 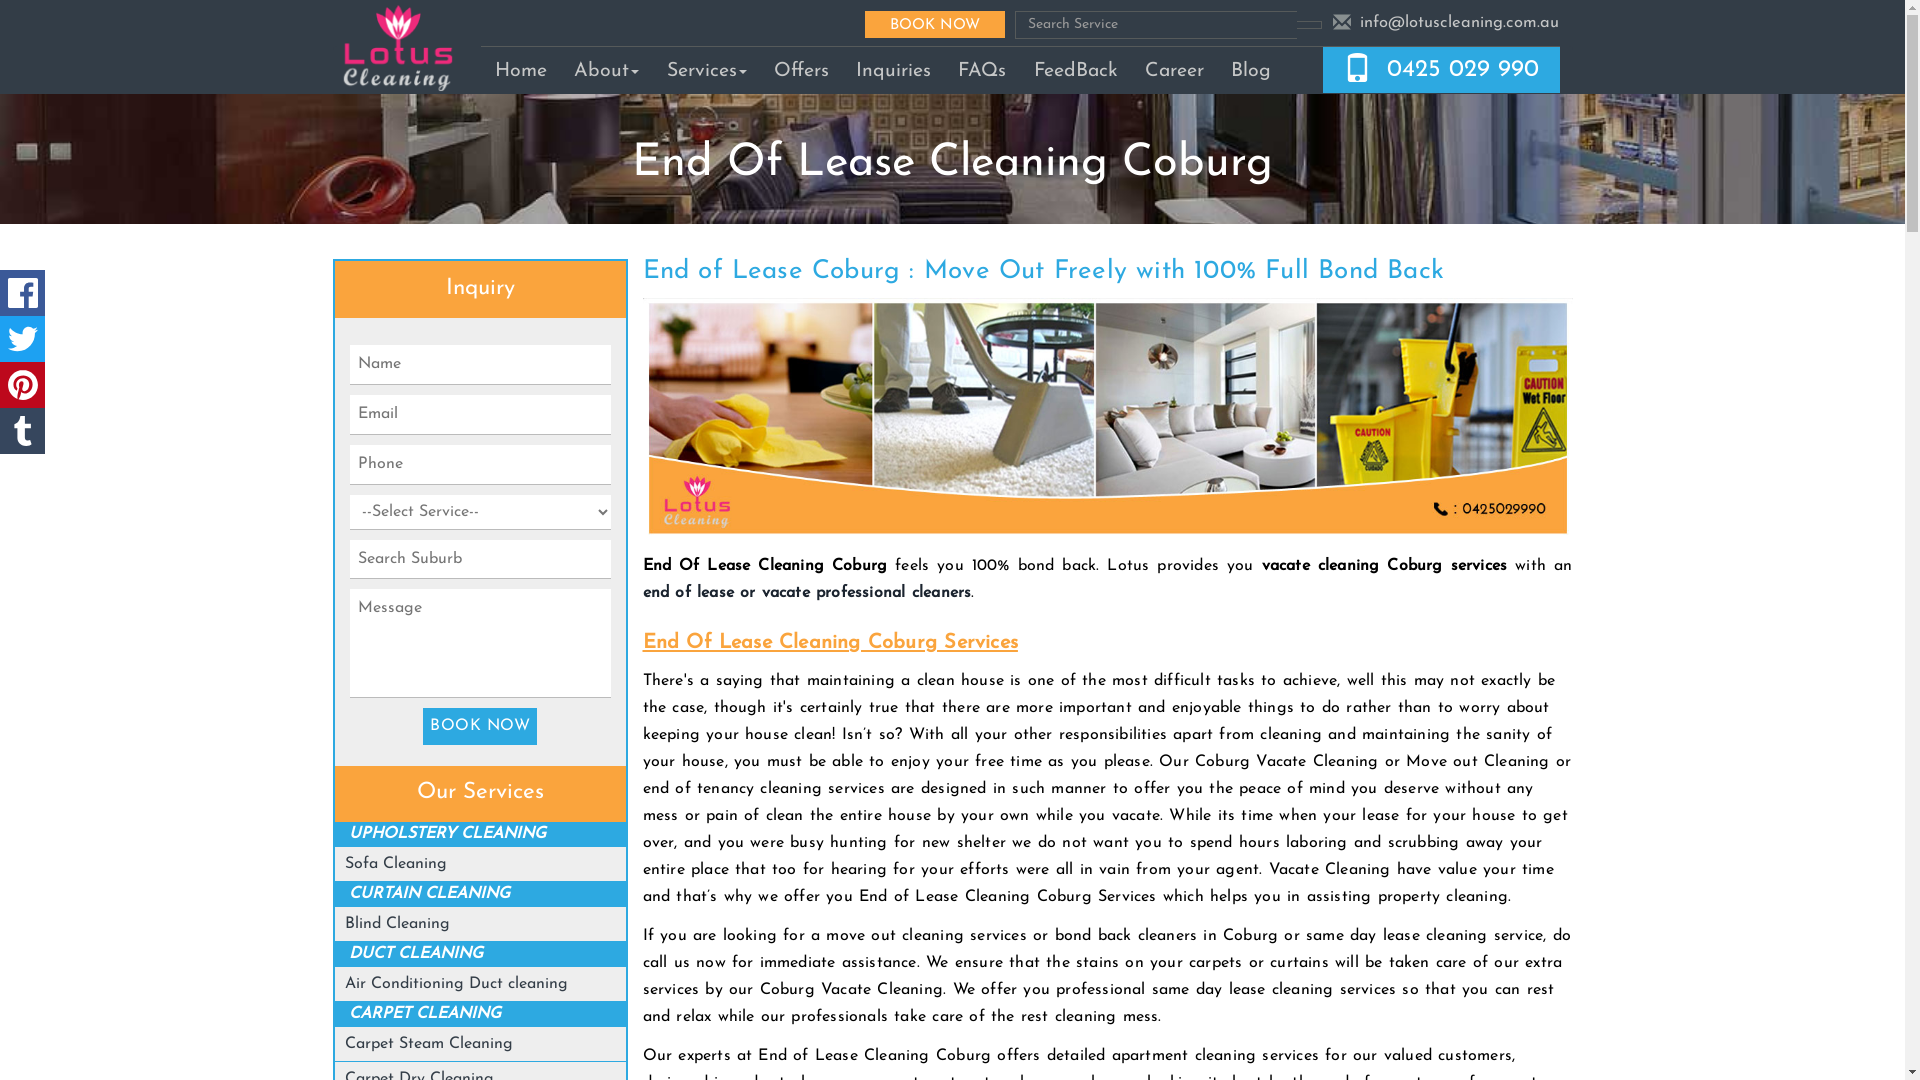 What do you see at coordinates (480, 69) in the screenshot?
I see `'Home'` at bounding box center [480, 69].